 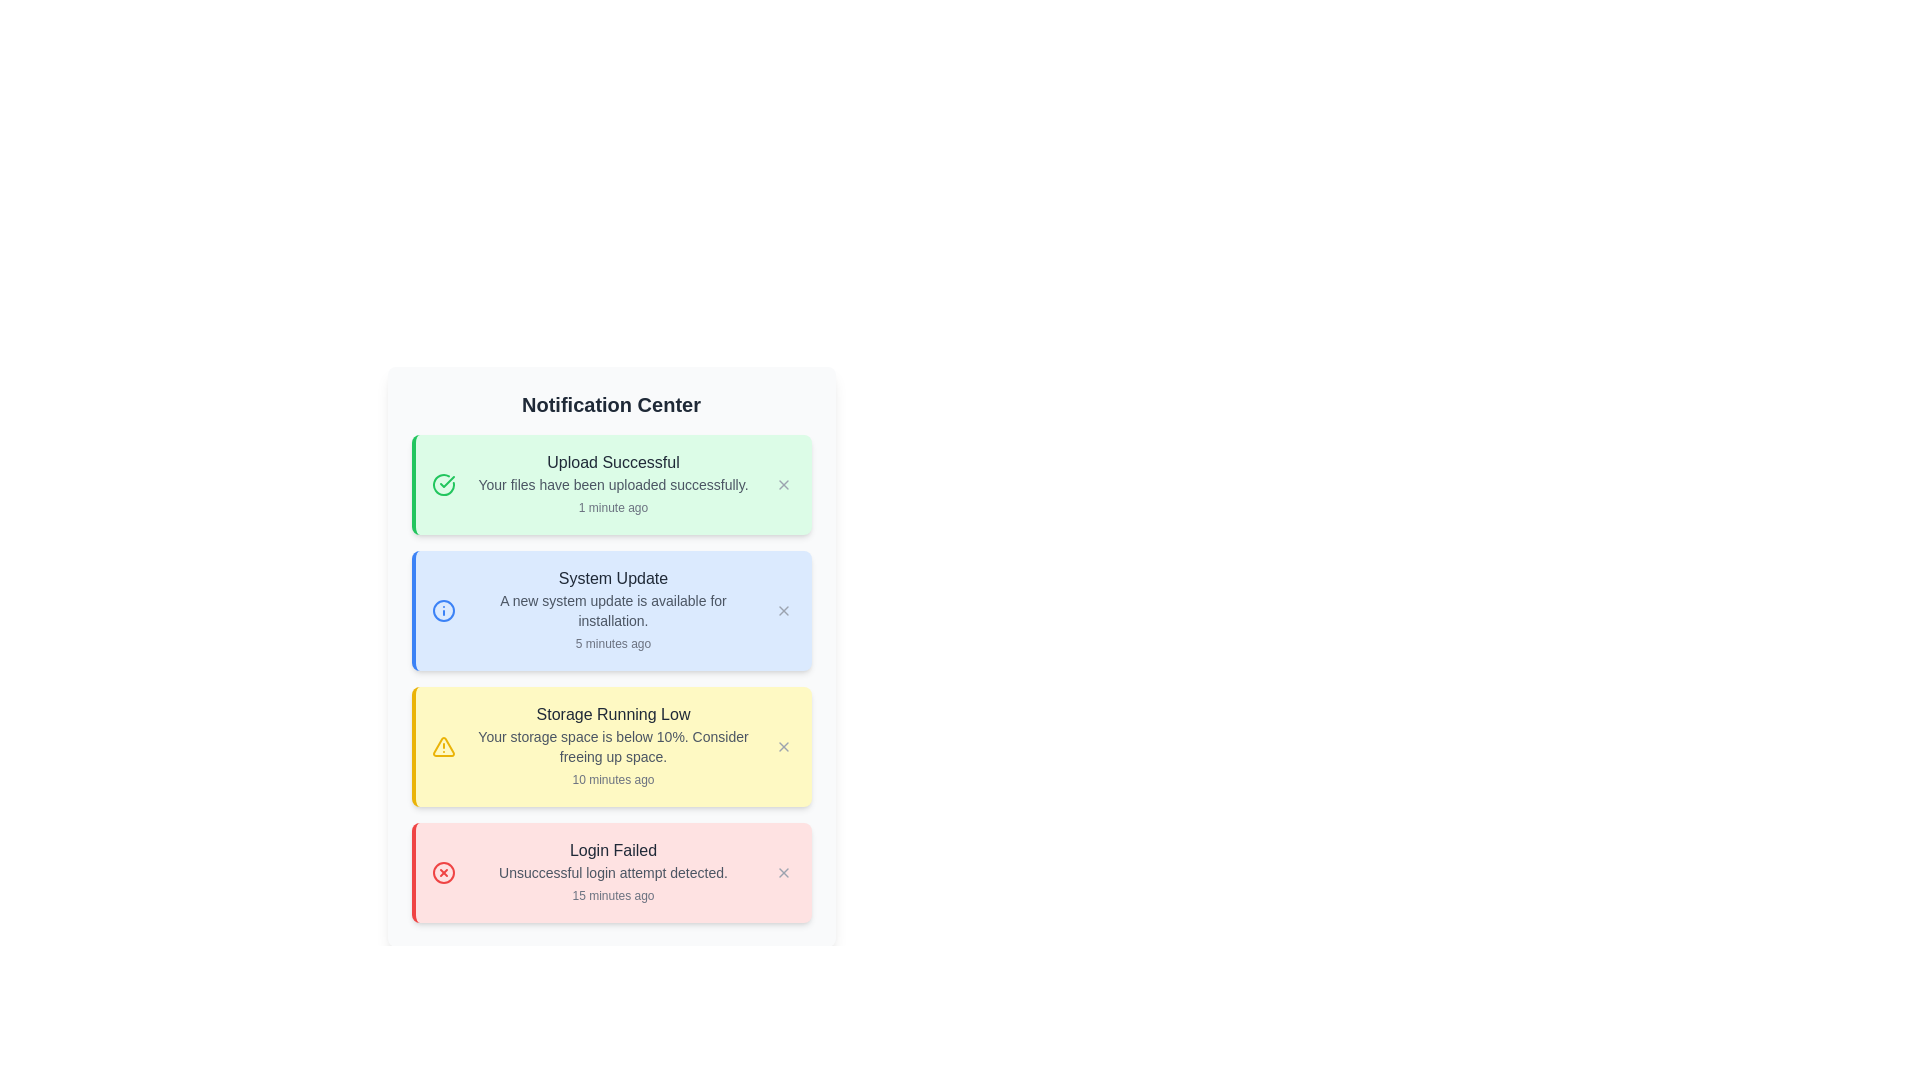 What do you see at coordinates (442, 485) in the screenshot?
I see `the circular icon with a green border and checkmark symbol, located to the left of the 'Upload Successful' notification text in the green notification banner` at bounding box center [442, 485].